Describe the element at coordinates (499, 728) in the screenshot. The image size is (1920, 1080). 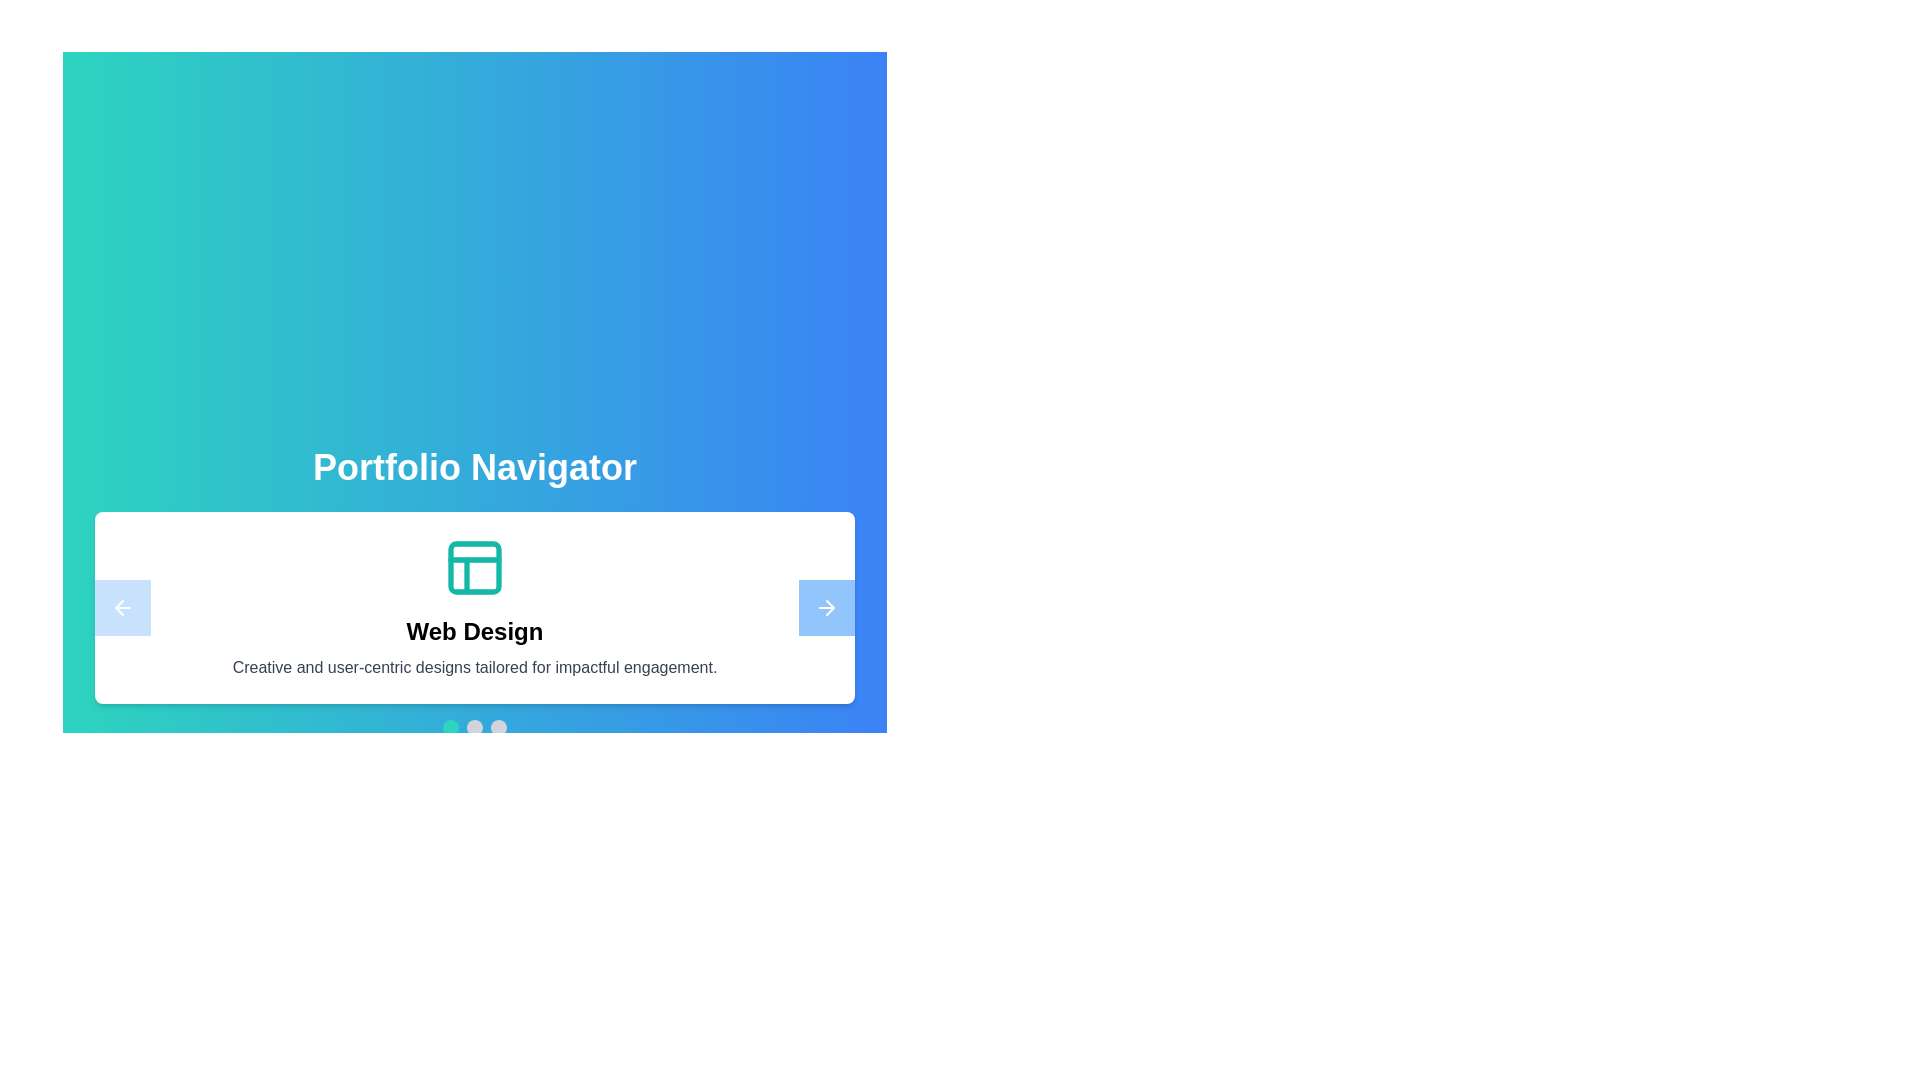
I see `the navigation dot corresponding to 2 to navigate to a specific project` at that location.